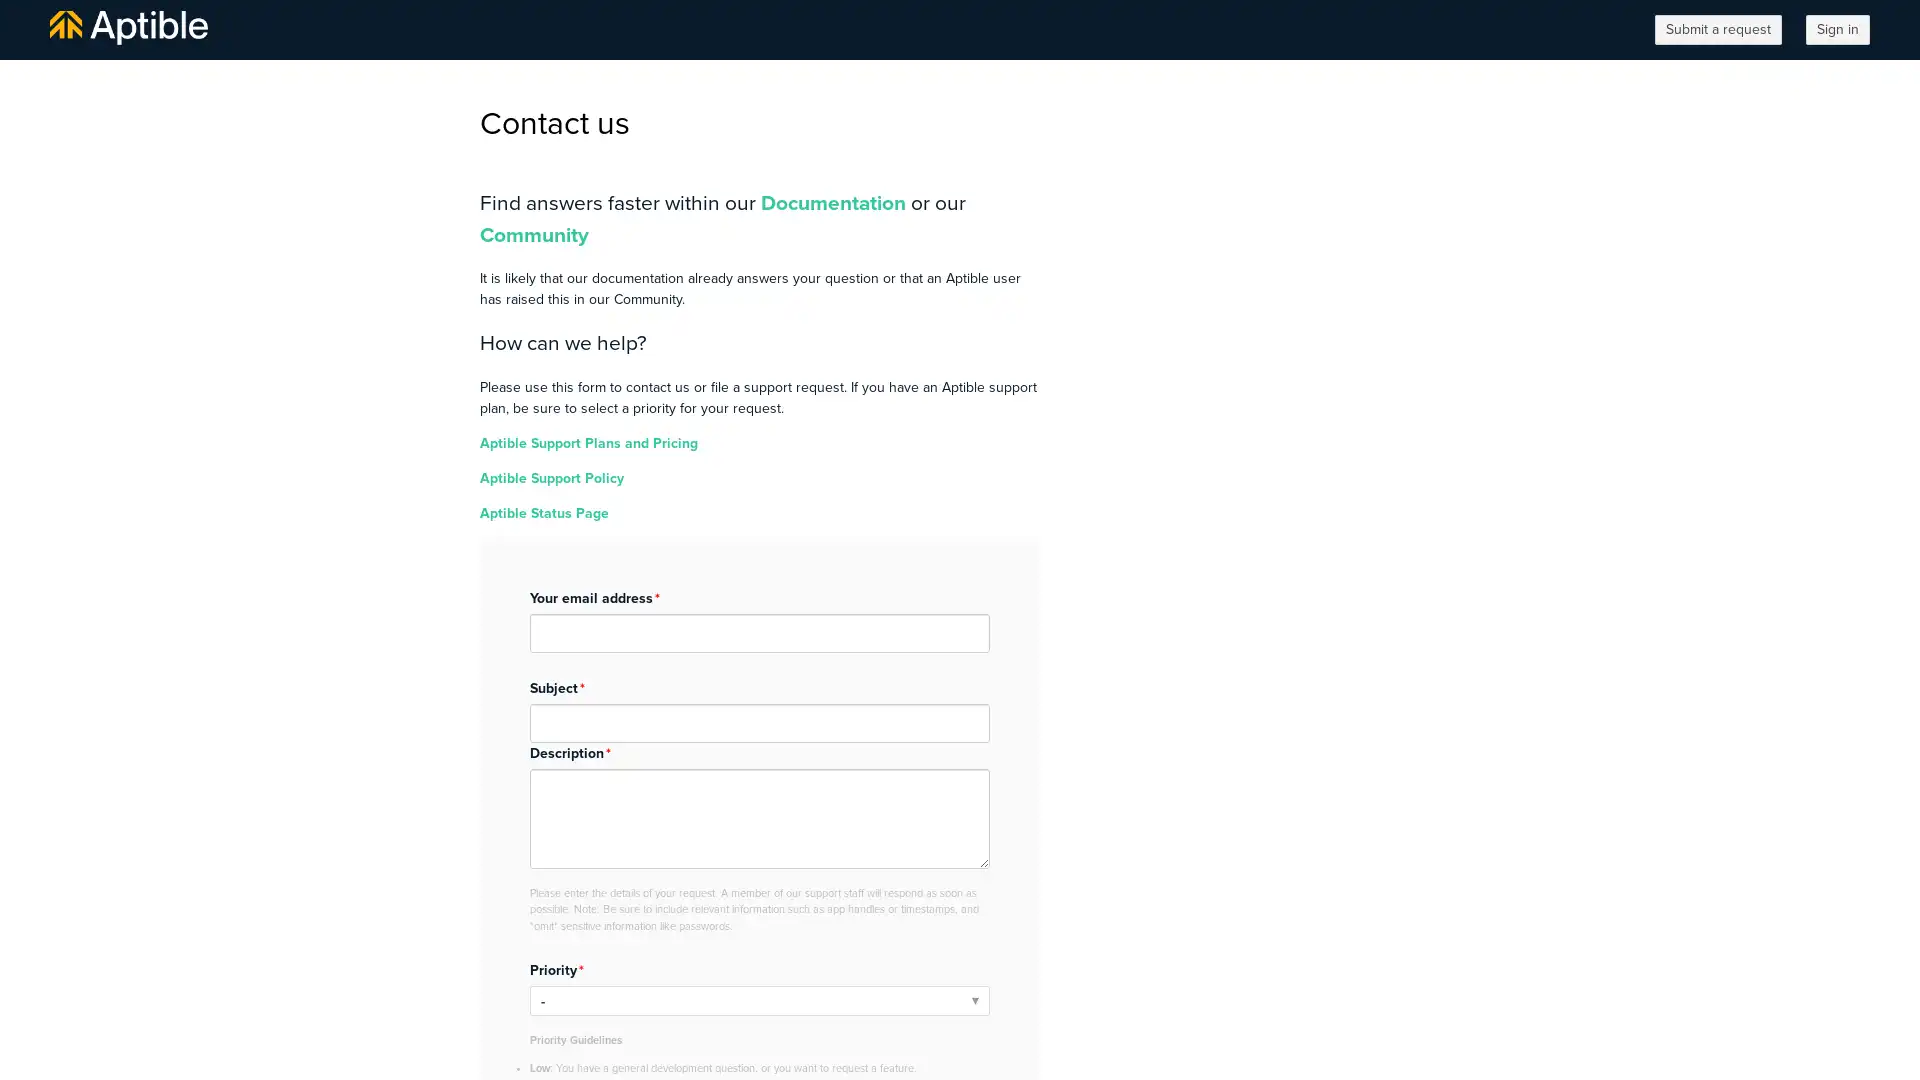 The height and width of the screenshot is (1080, 1920). I want to click on Submit a request, so click(1717, 30).